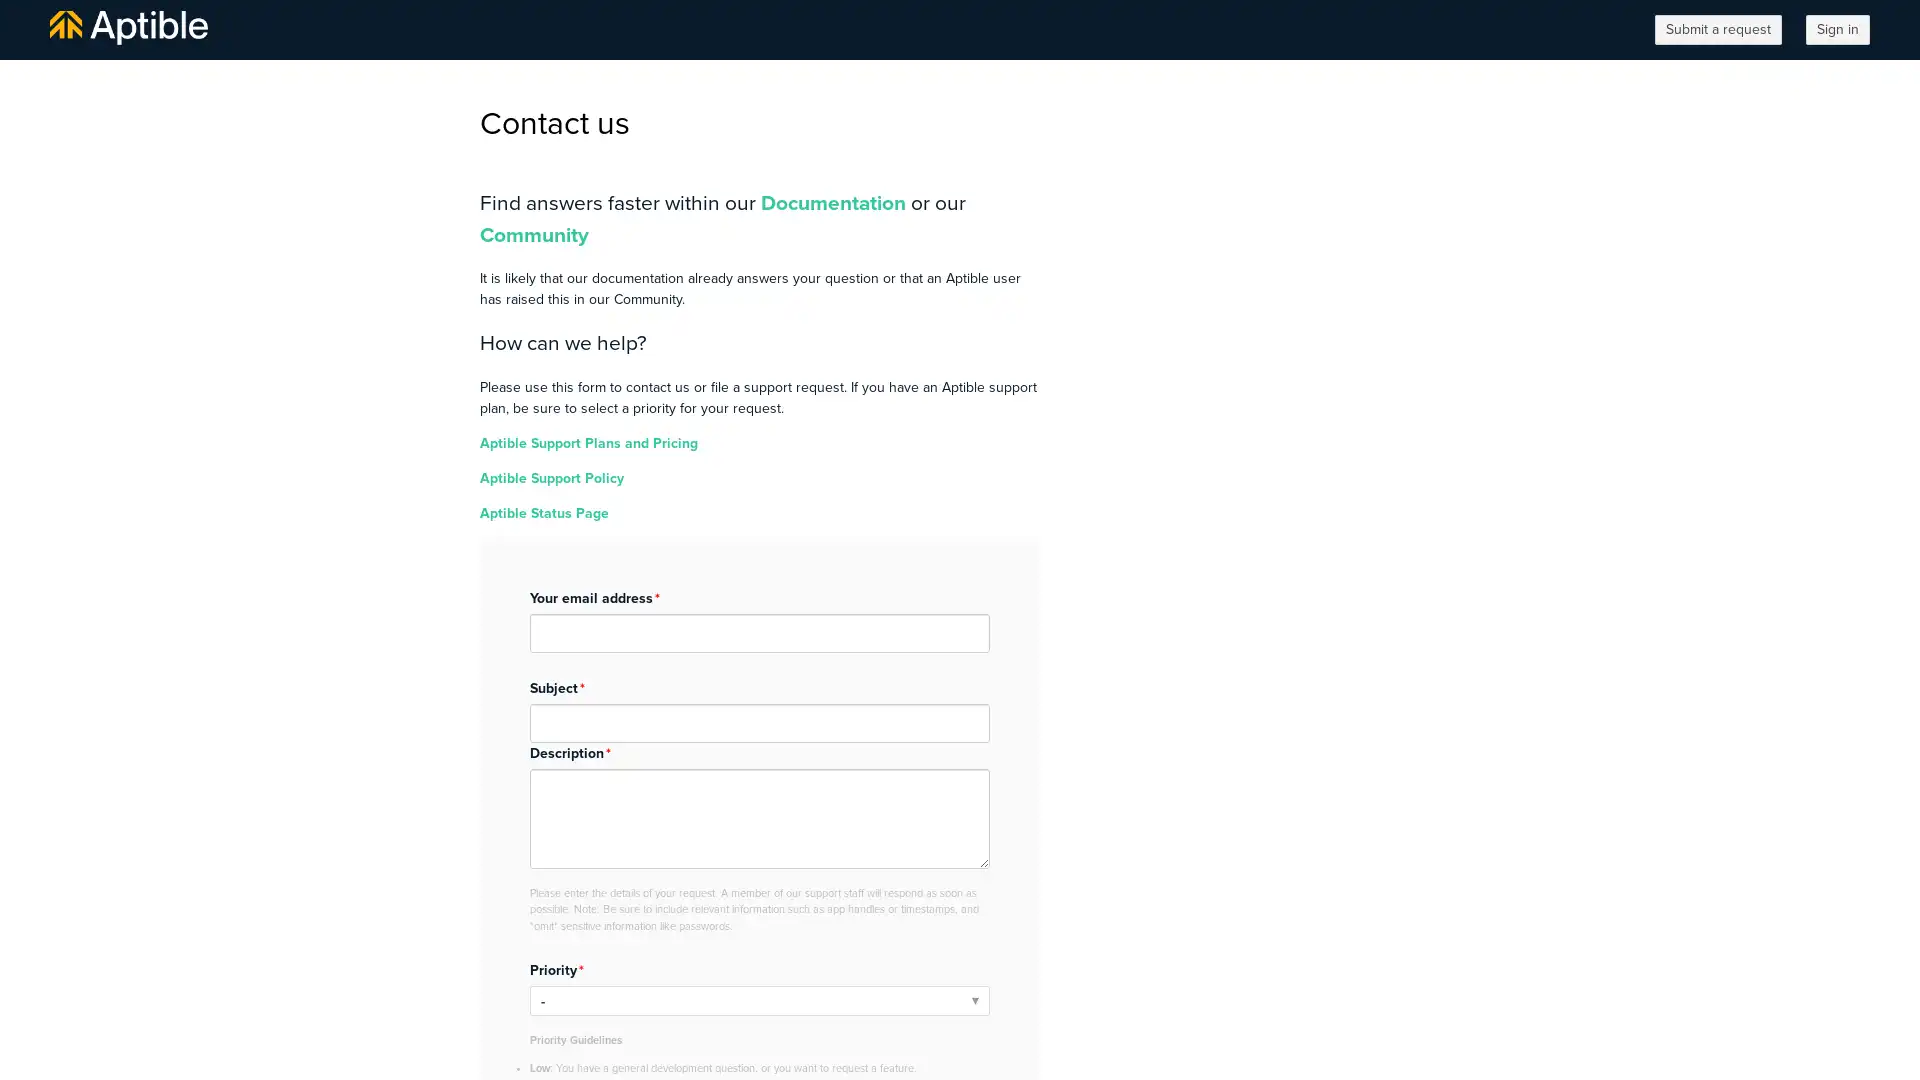 The height and width of the screenshot is (1080, 1920). I want to click on Submit a request, so click(1717, 30).